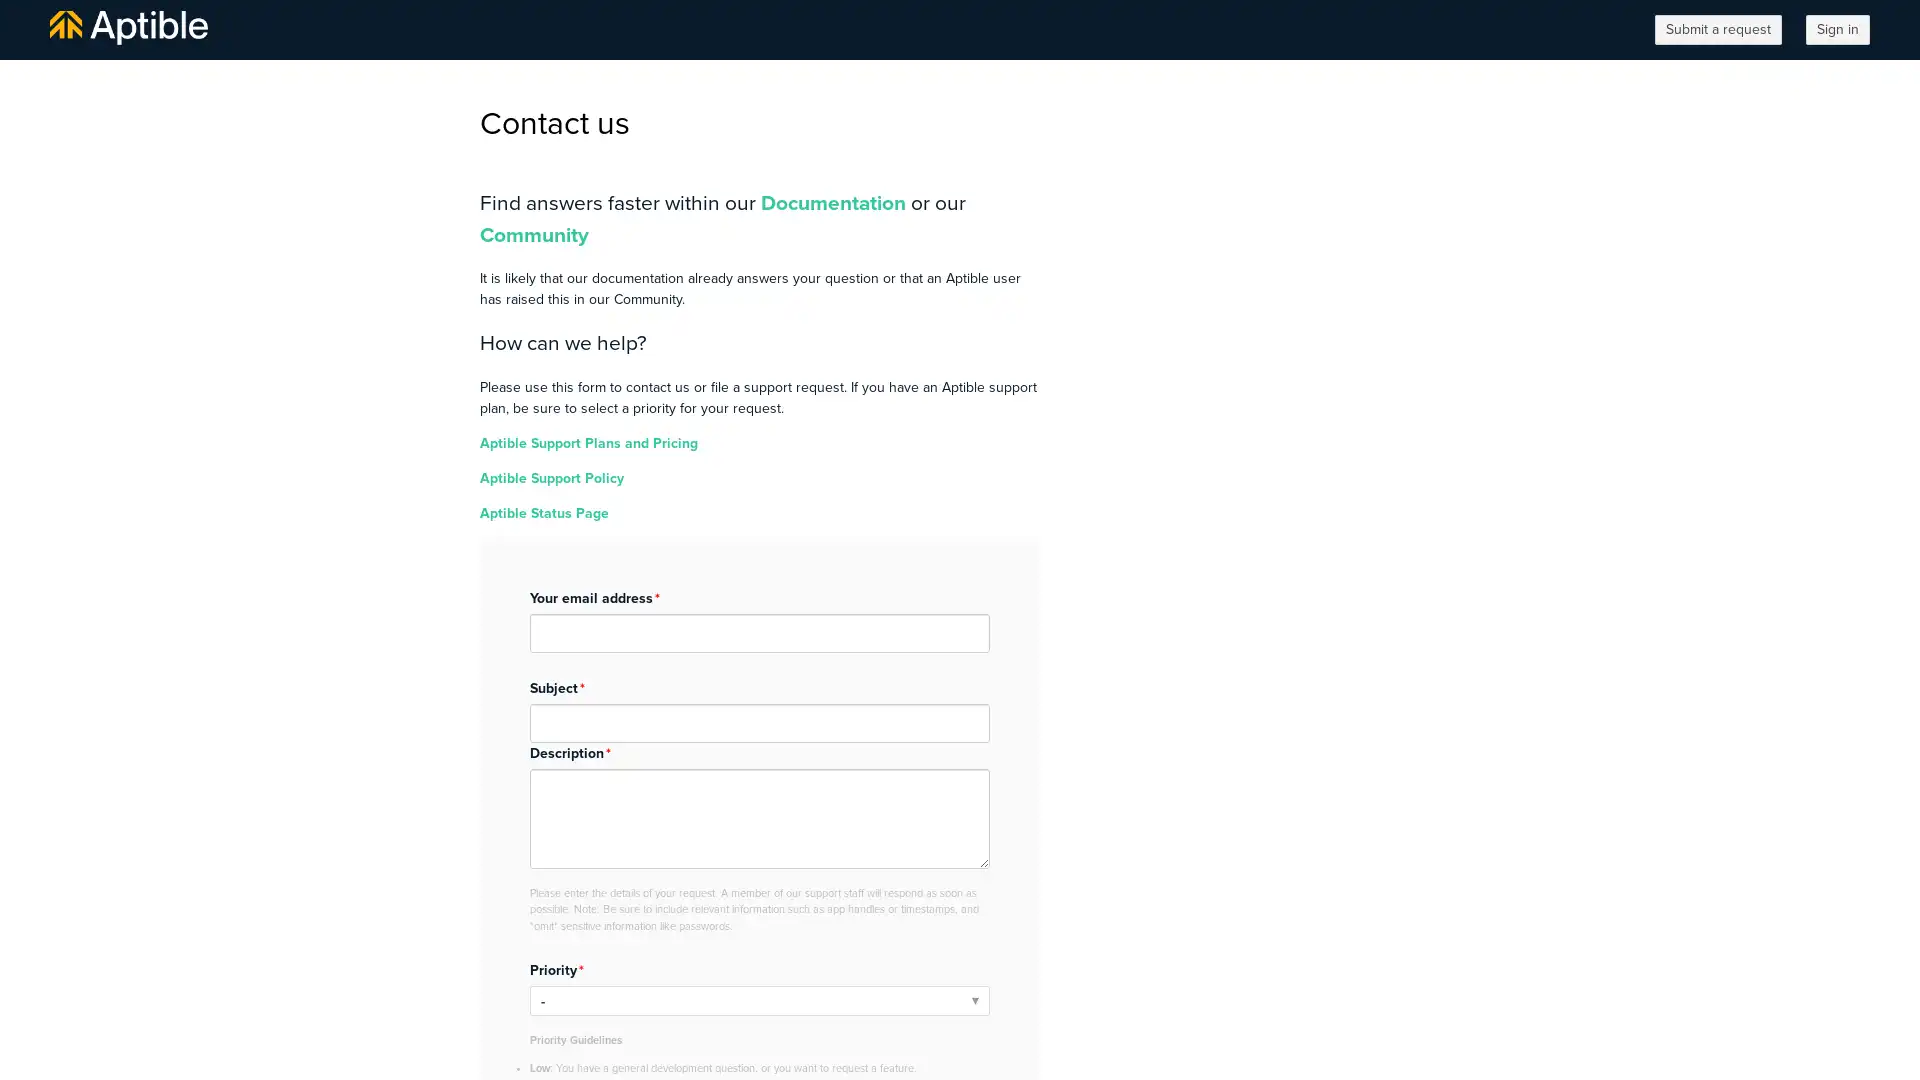 The height and width of the screenshot is (1080, 1920). I want to click on Submit a request, so click(1717, 30).